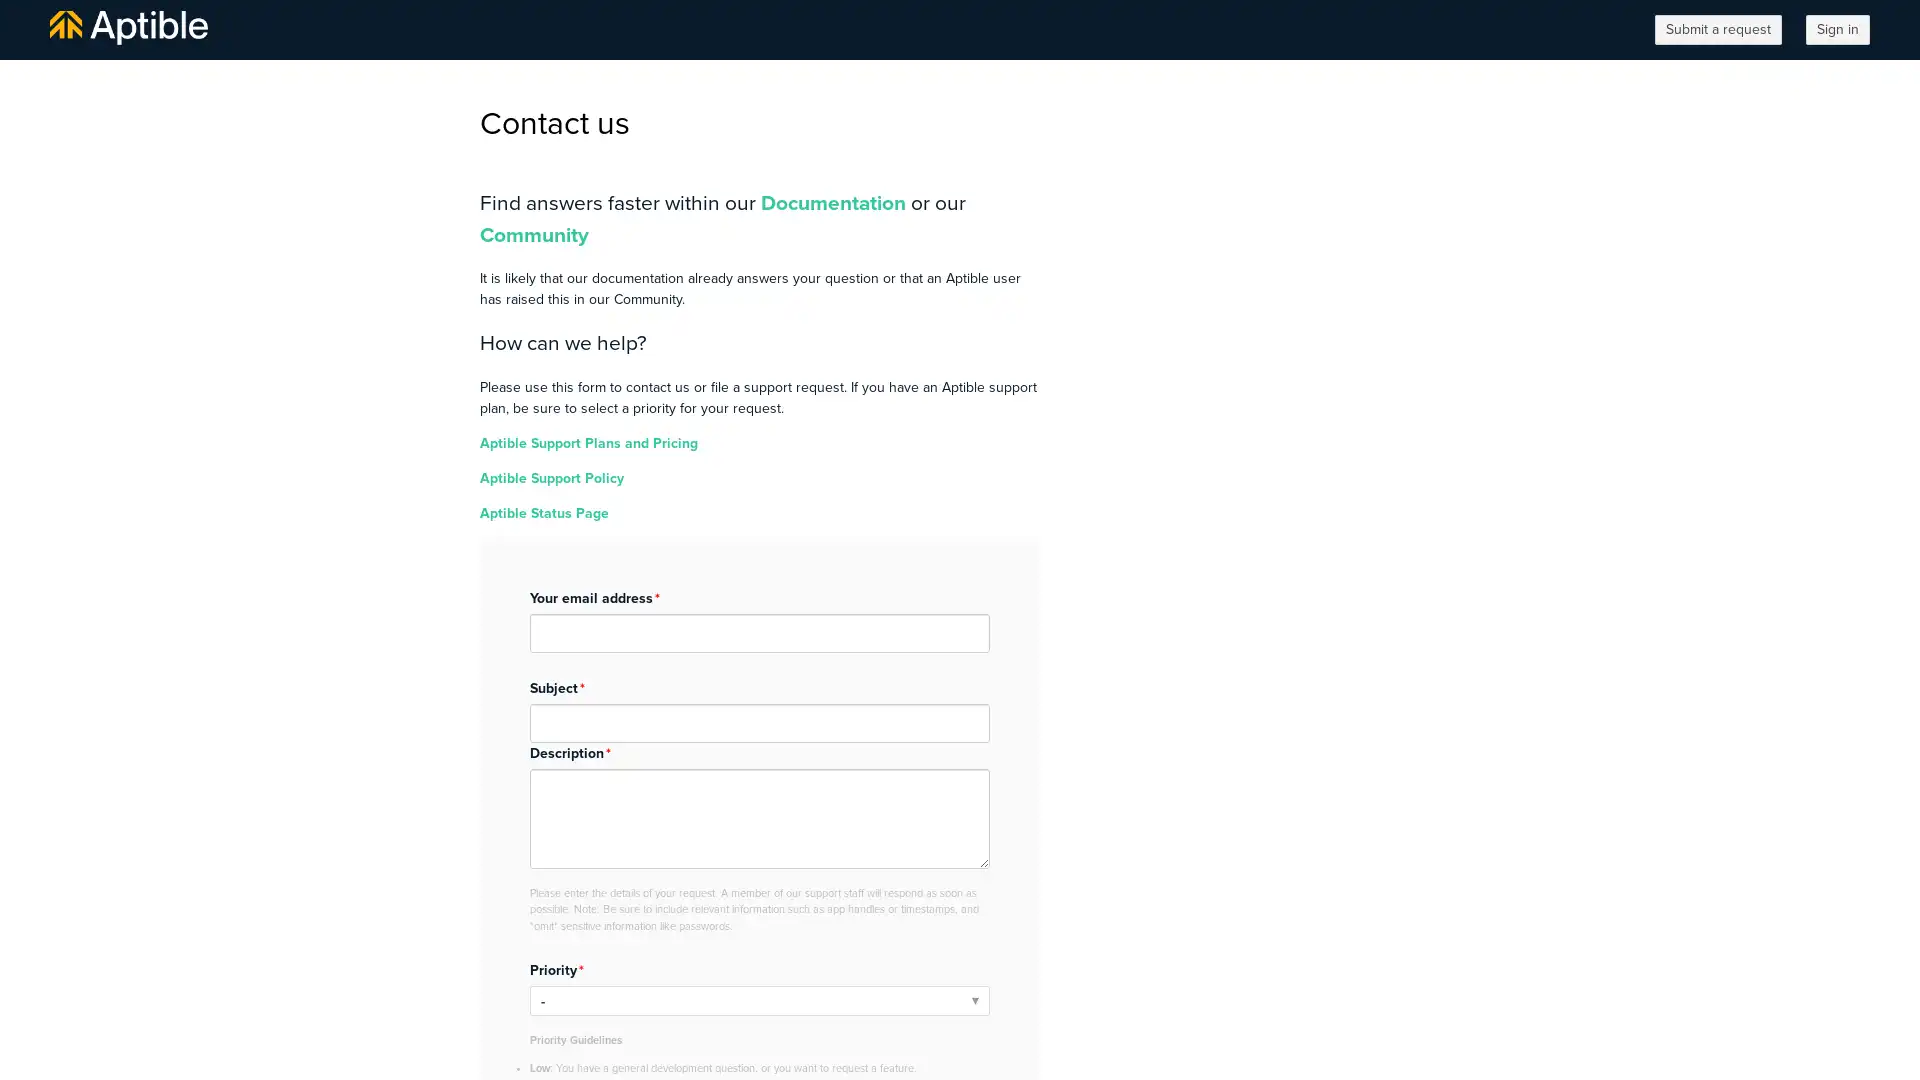 The height and width of the screenshot is (1080, 1920). I want to click on Submit a request, so click(1717, 30).